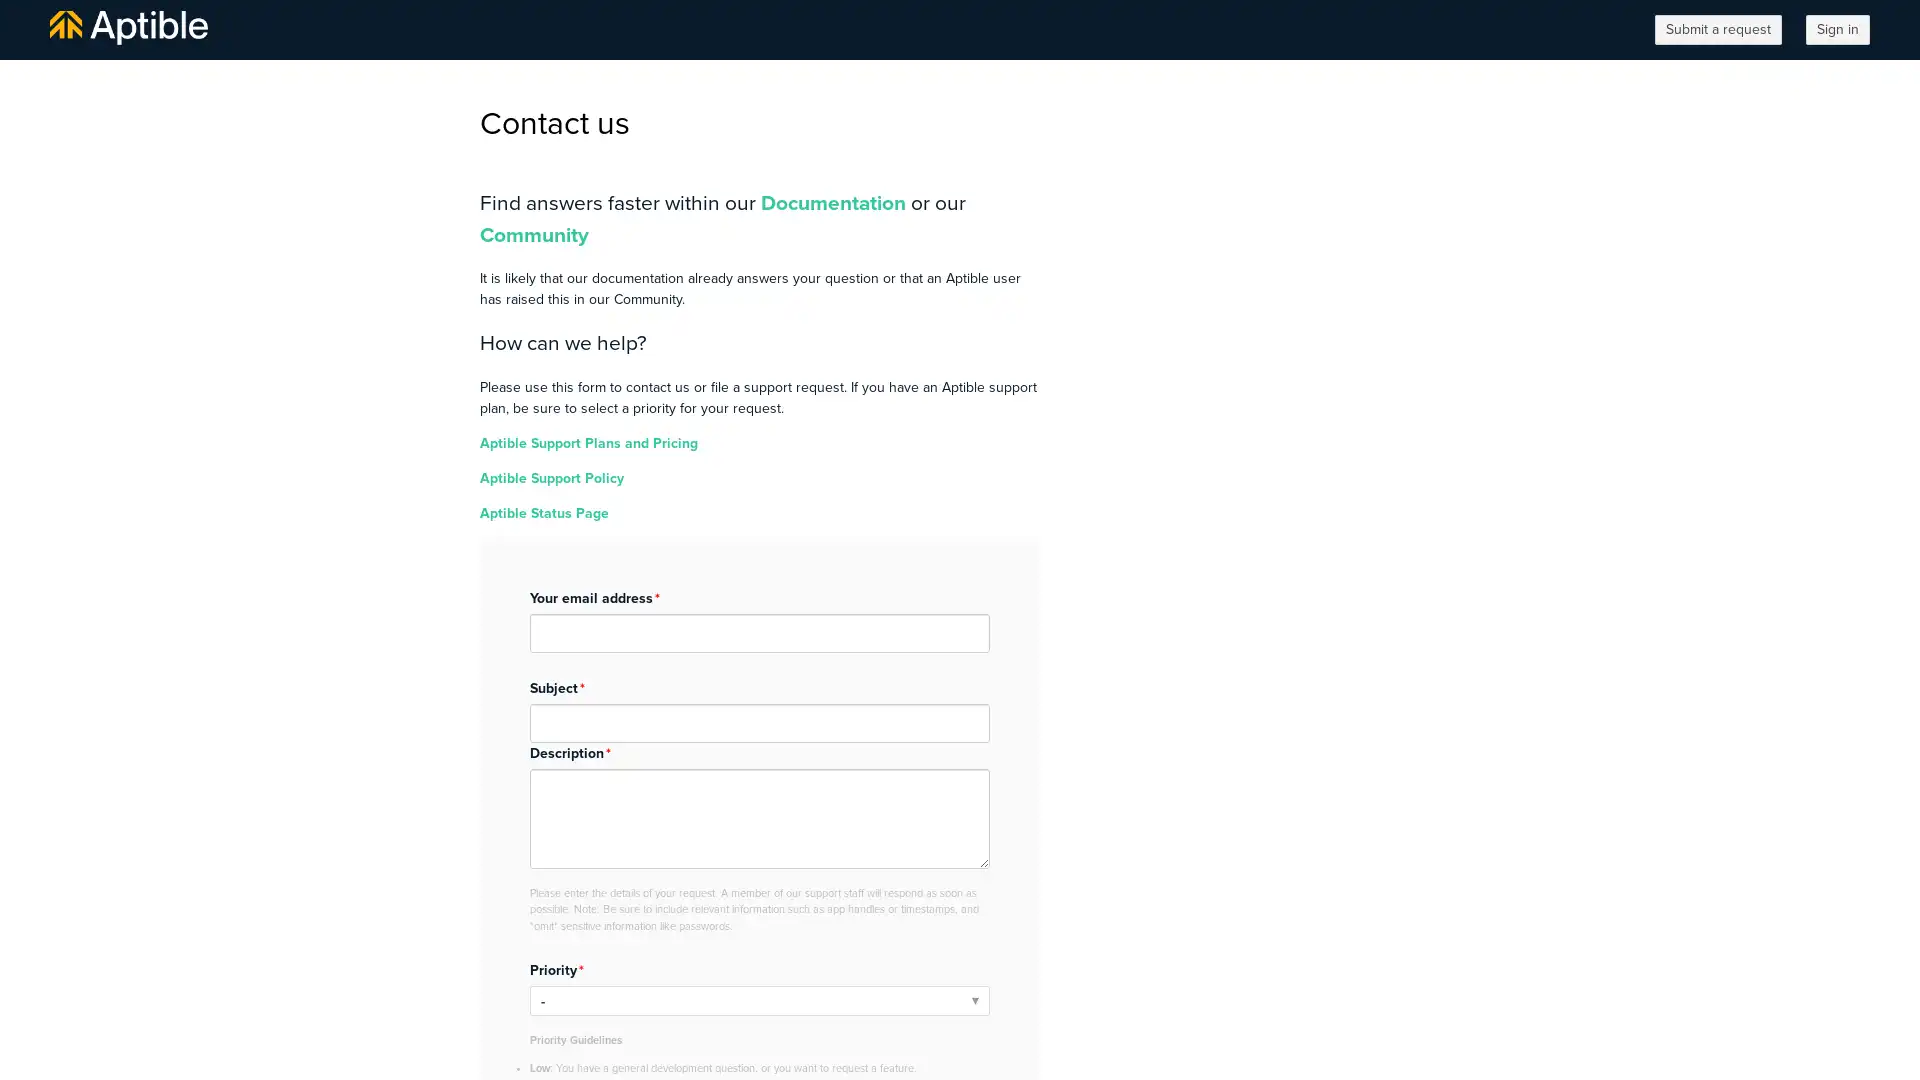 The height and width of the screenshot is (1080, 1920). I want to click on Submit a request, so click(1717, 30).